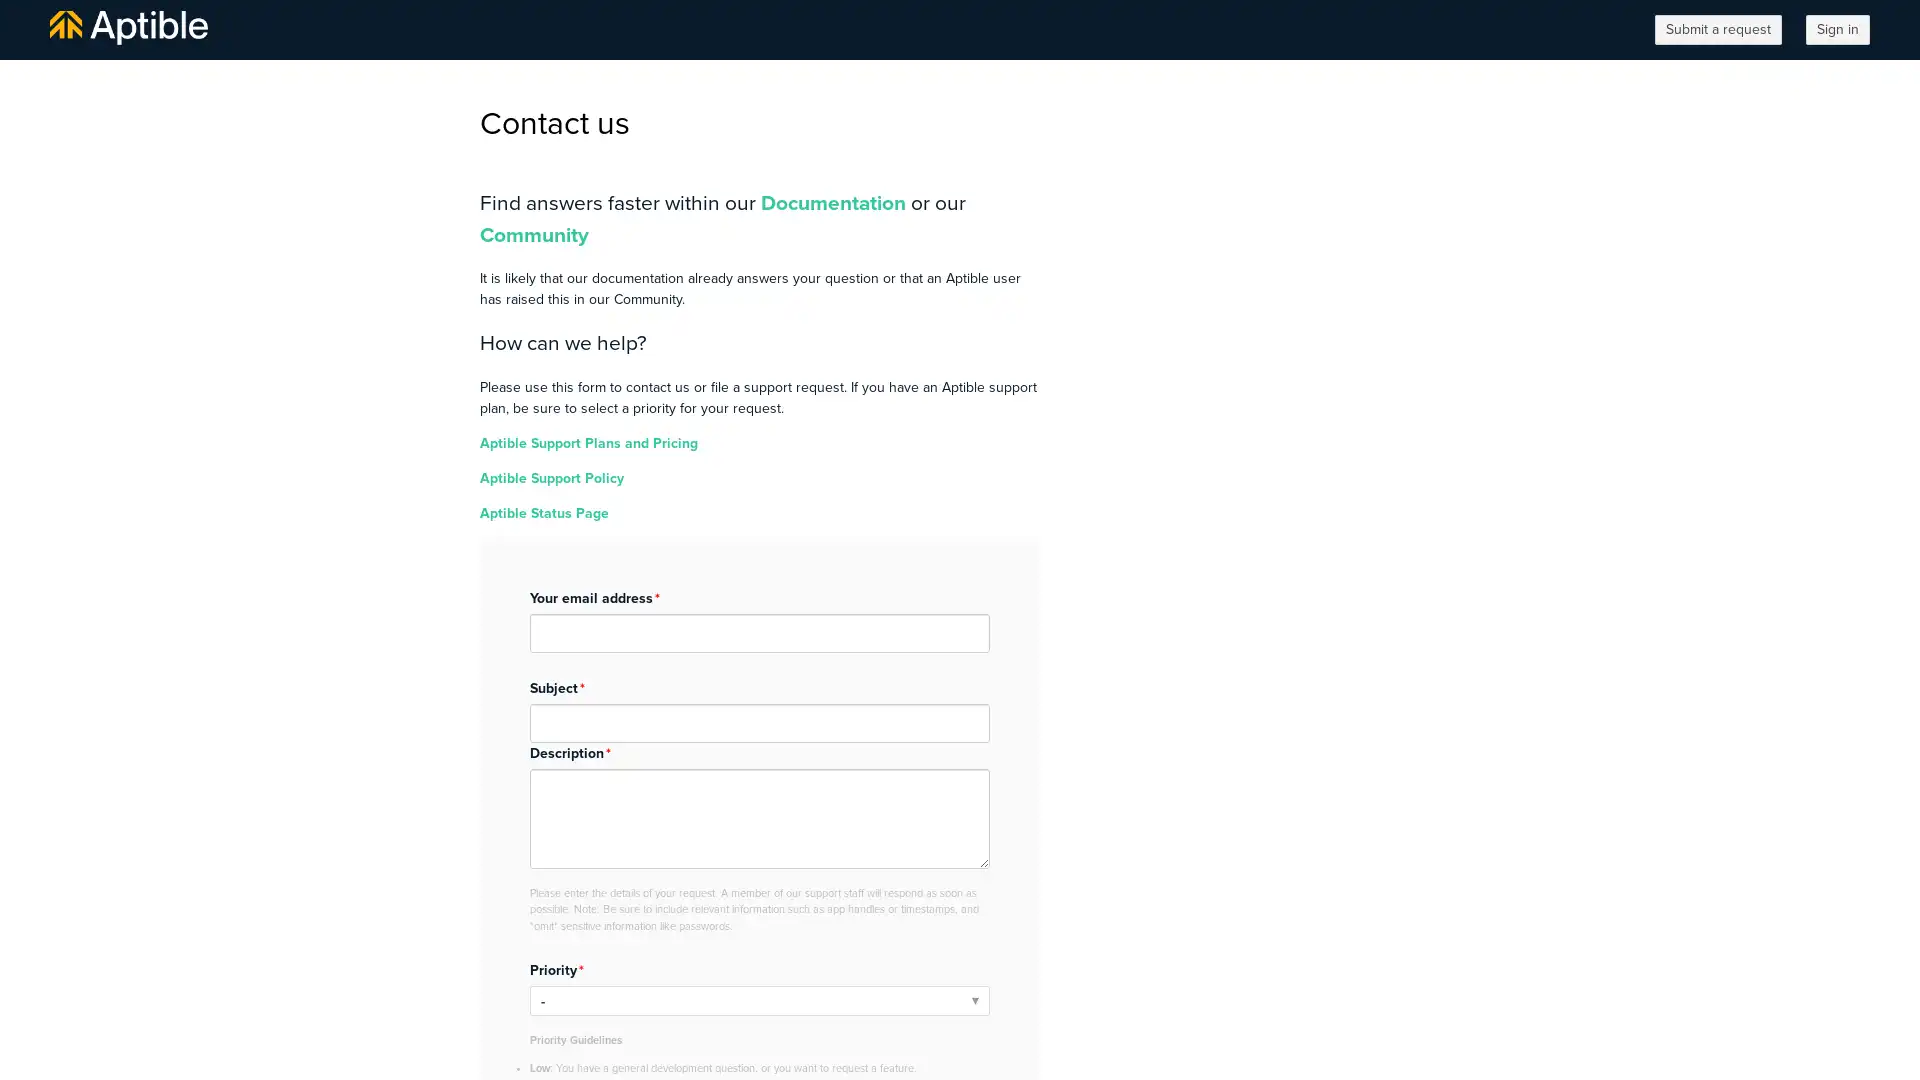 The height and width of the screenshot is (1080, 1920). I want to click on Submit a request, so click(1717, 30).